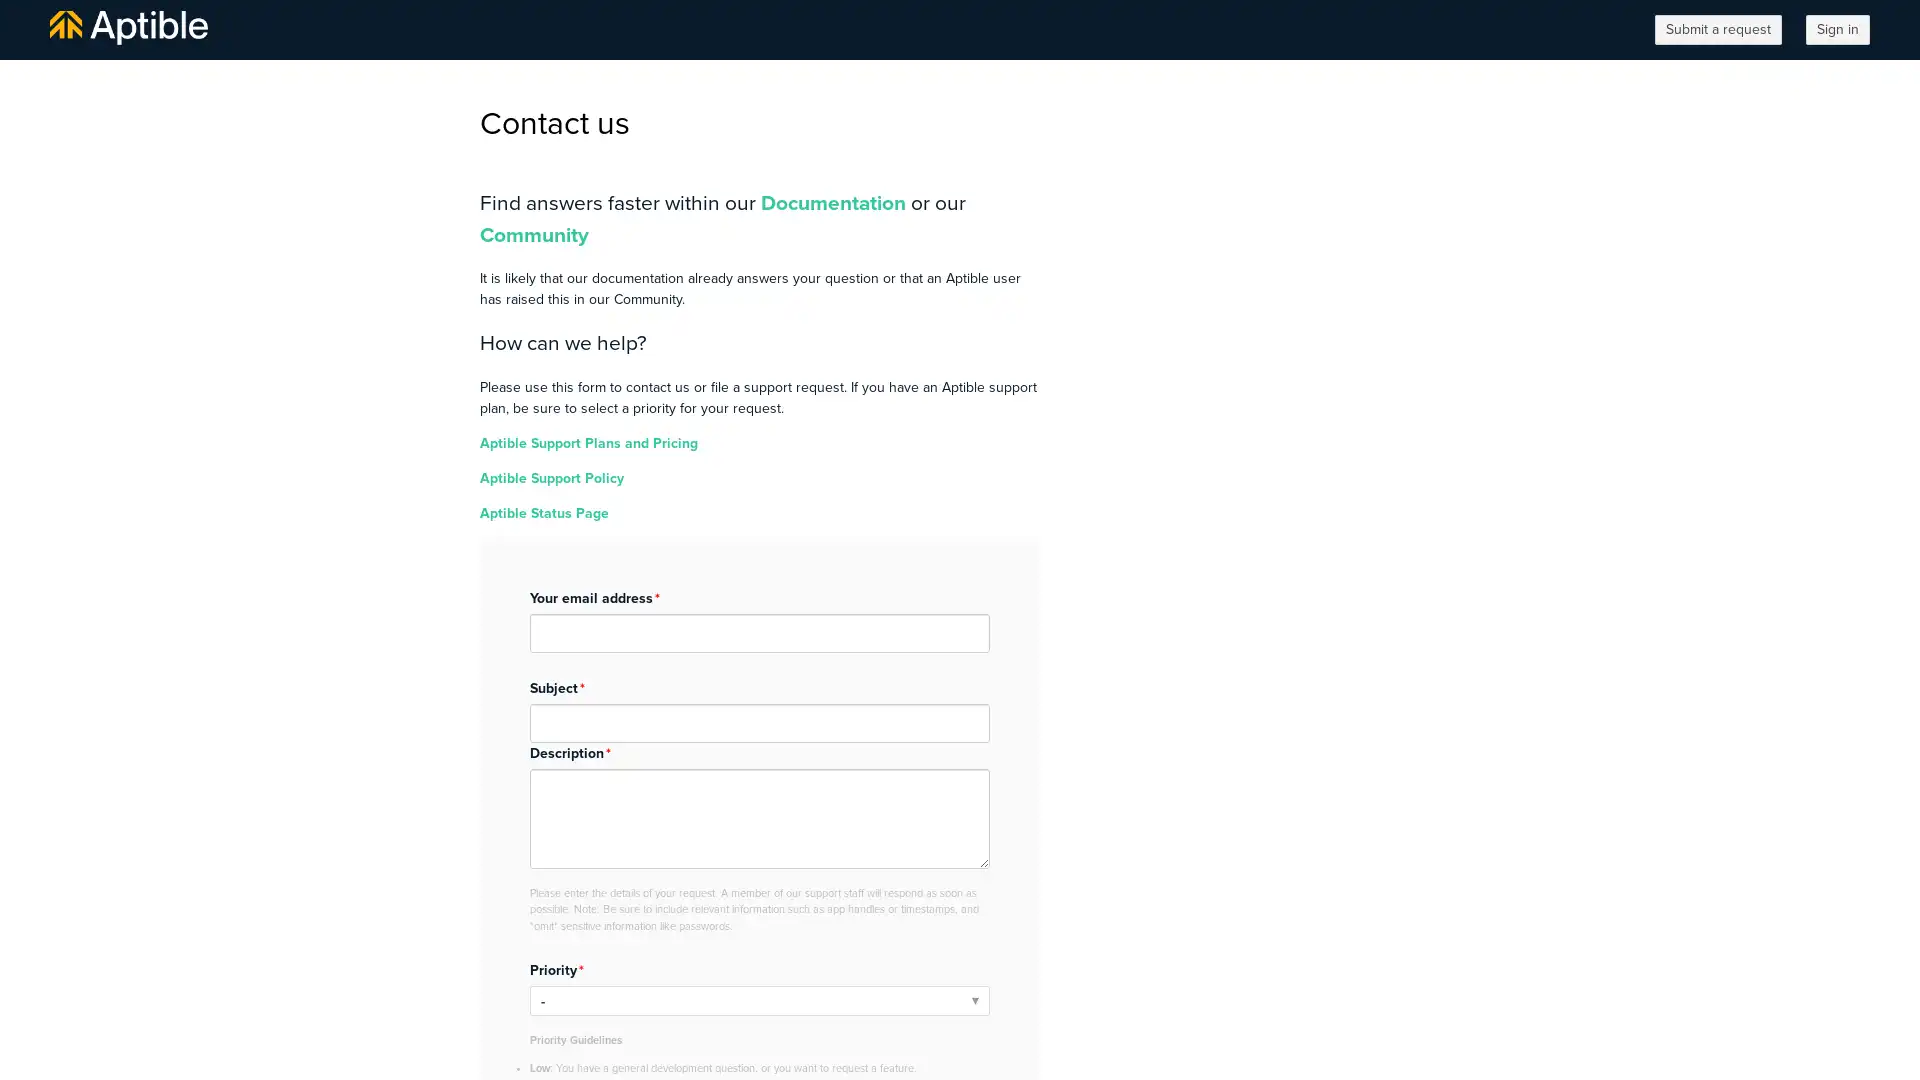 The height and width of the screenshot is (1080, 1920). I want to click on Submit a request, so click(1717, 30).